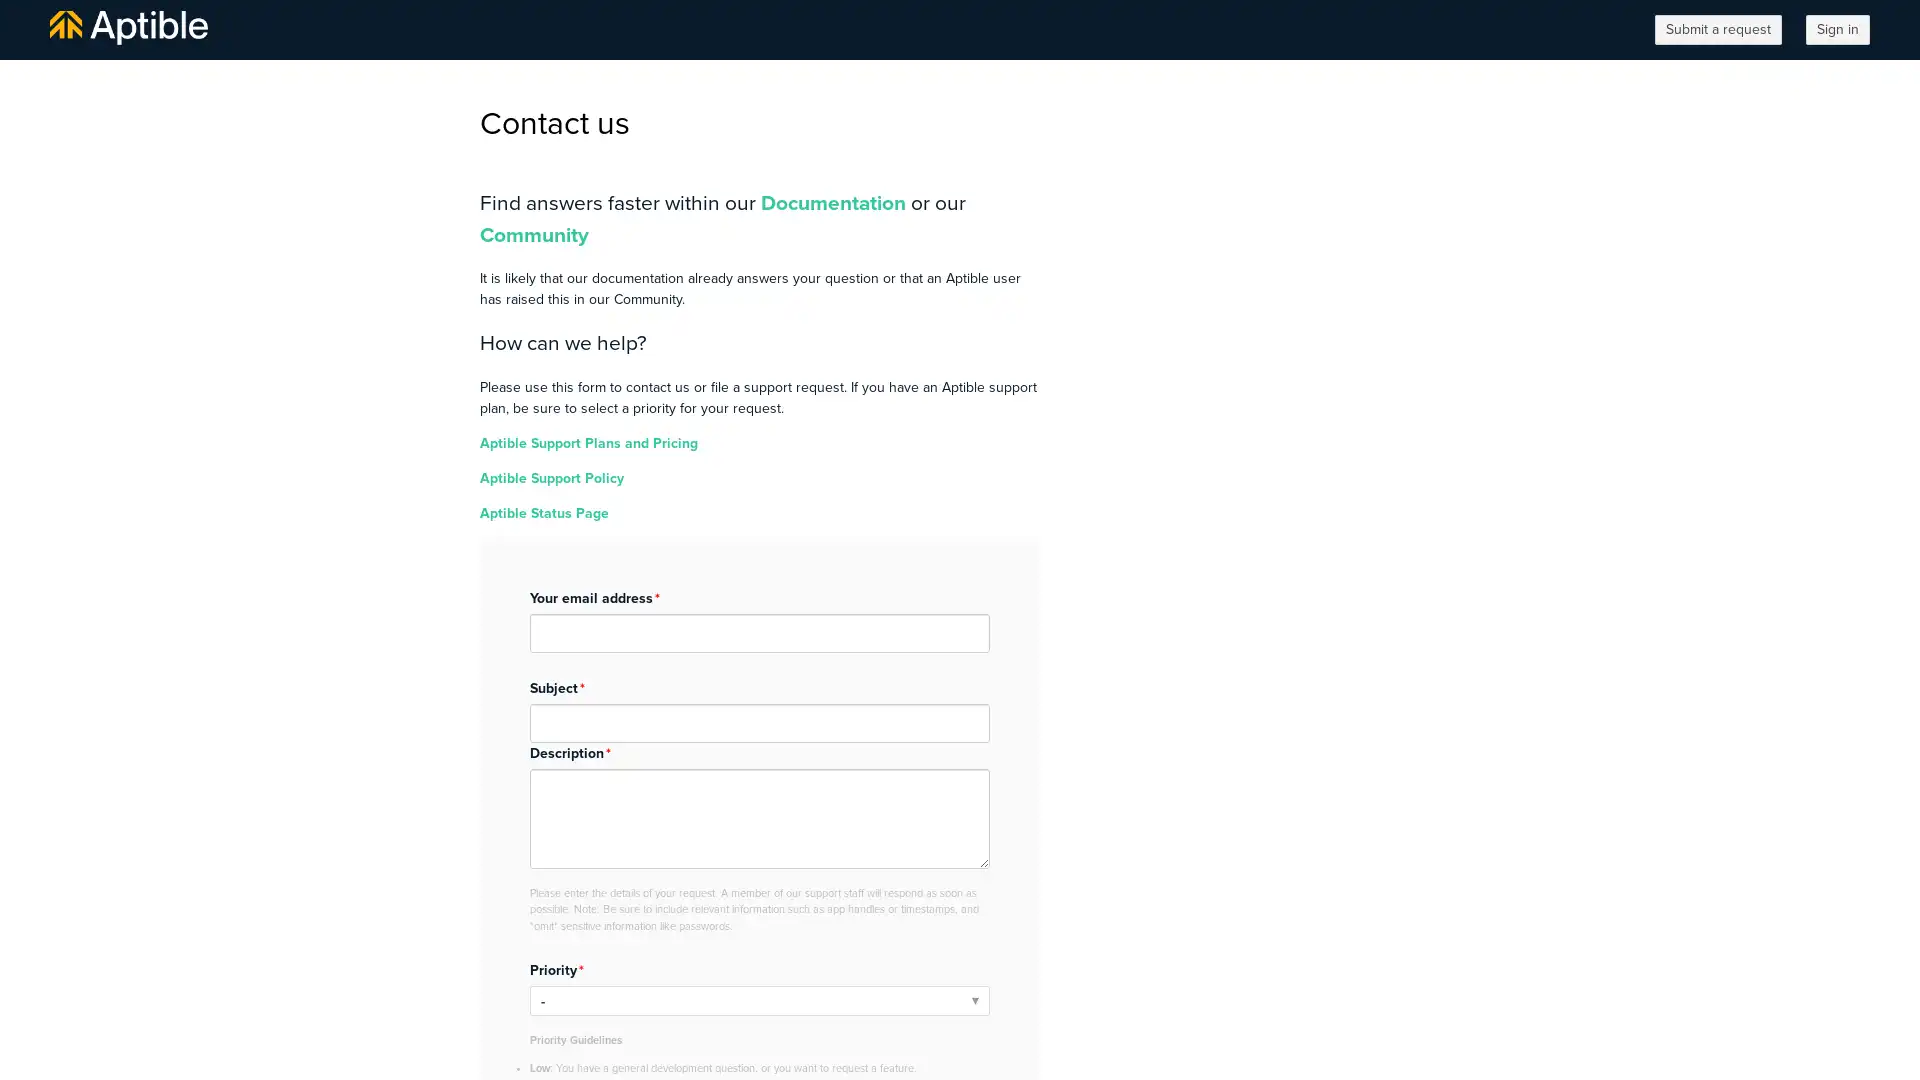 The height and width of the screenshot is (1080, 1920). I want to click on Submit a request, so click(1717, 30).